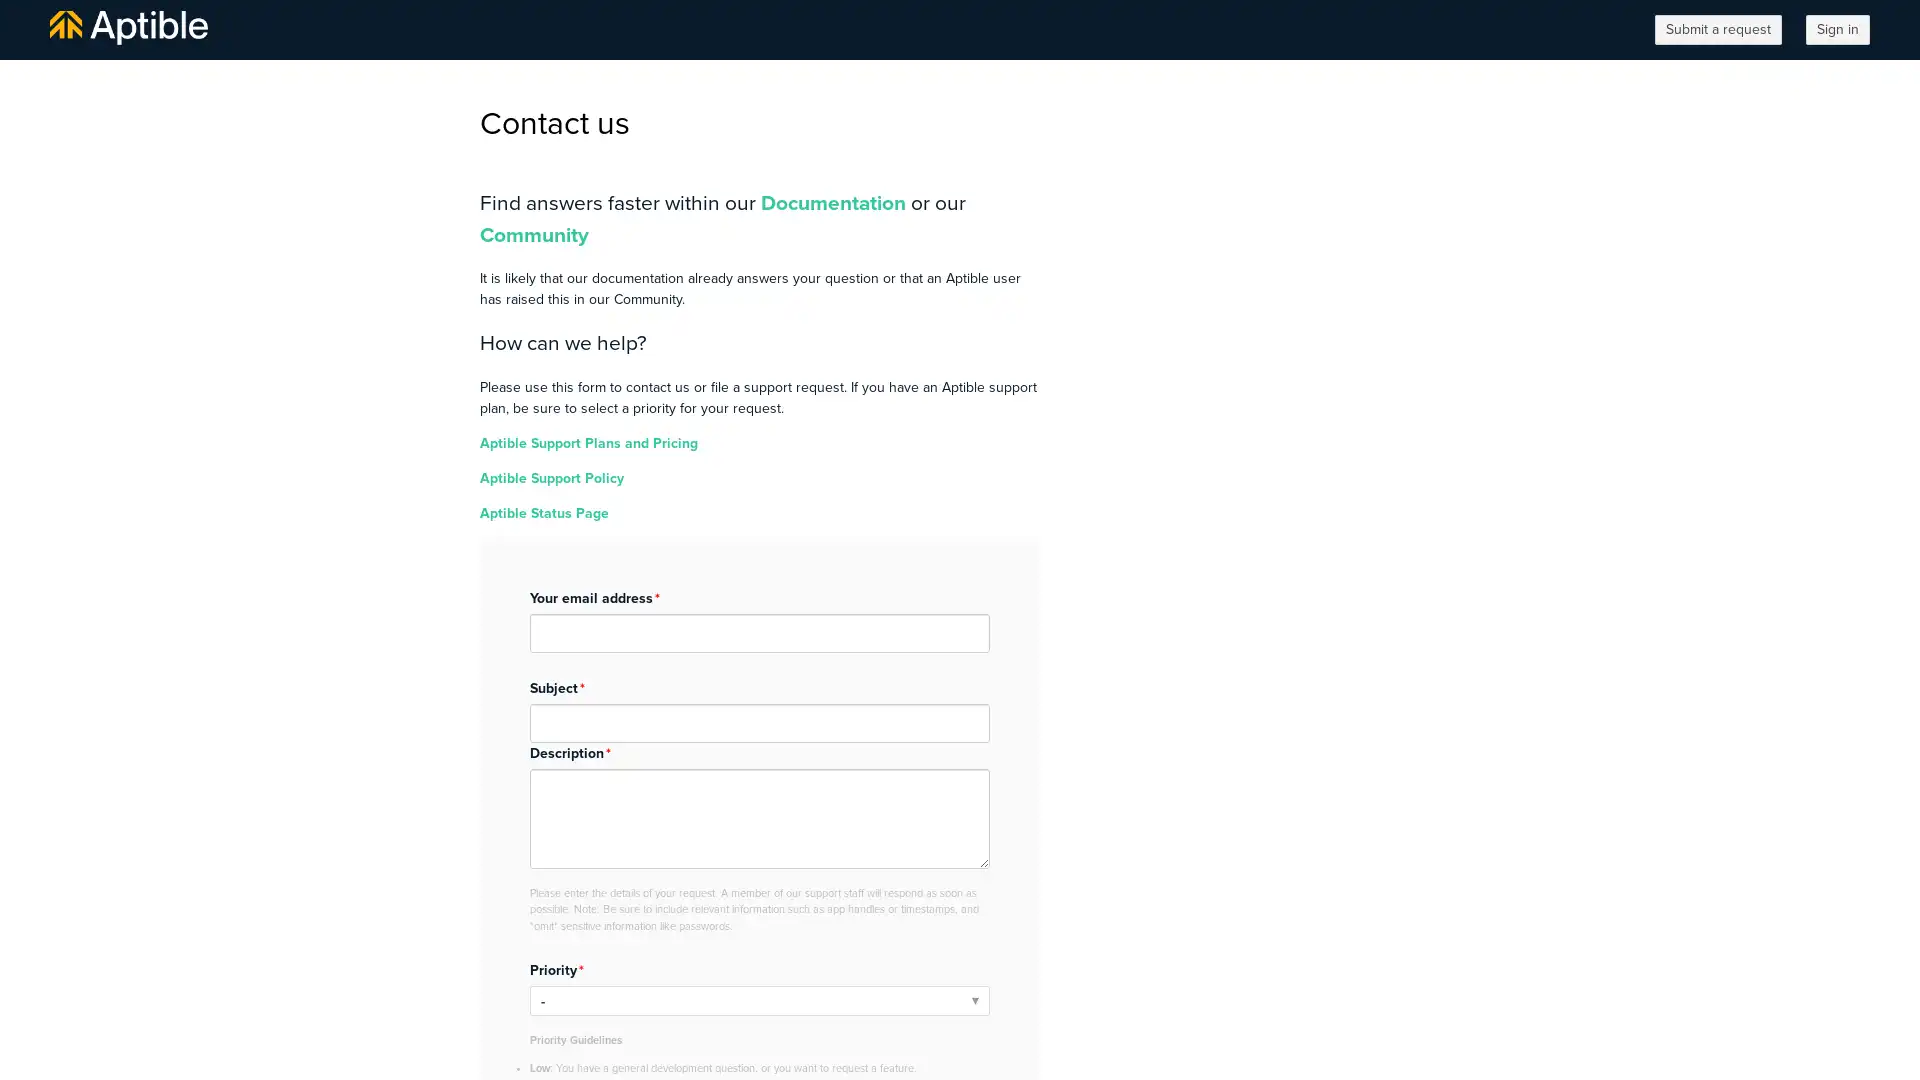 The height and width of the screenshot is (1080, 1920). I want to click on Submit a request, so click(1717, 30).